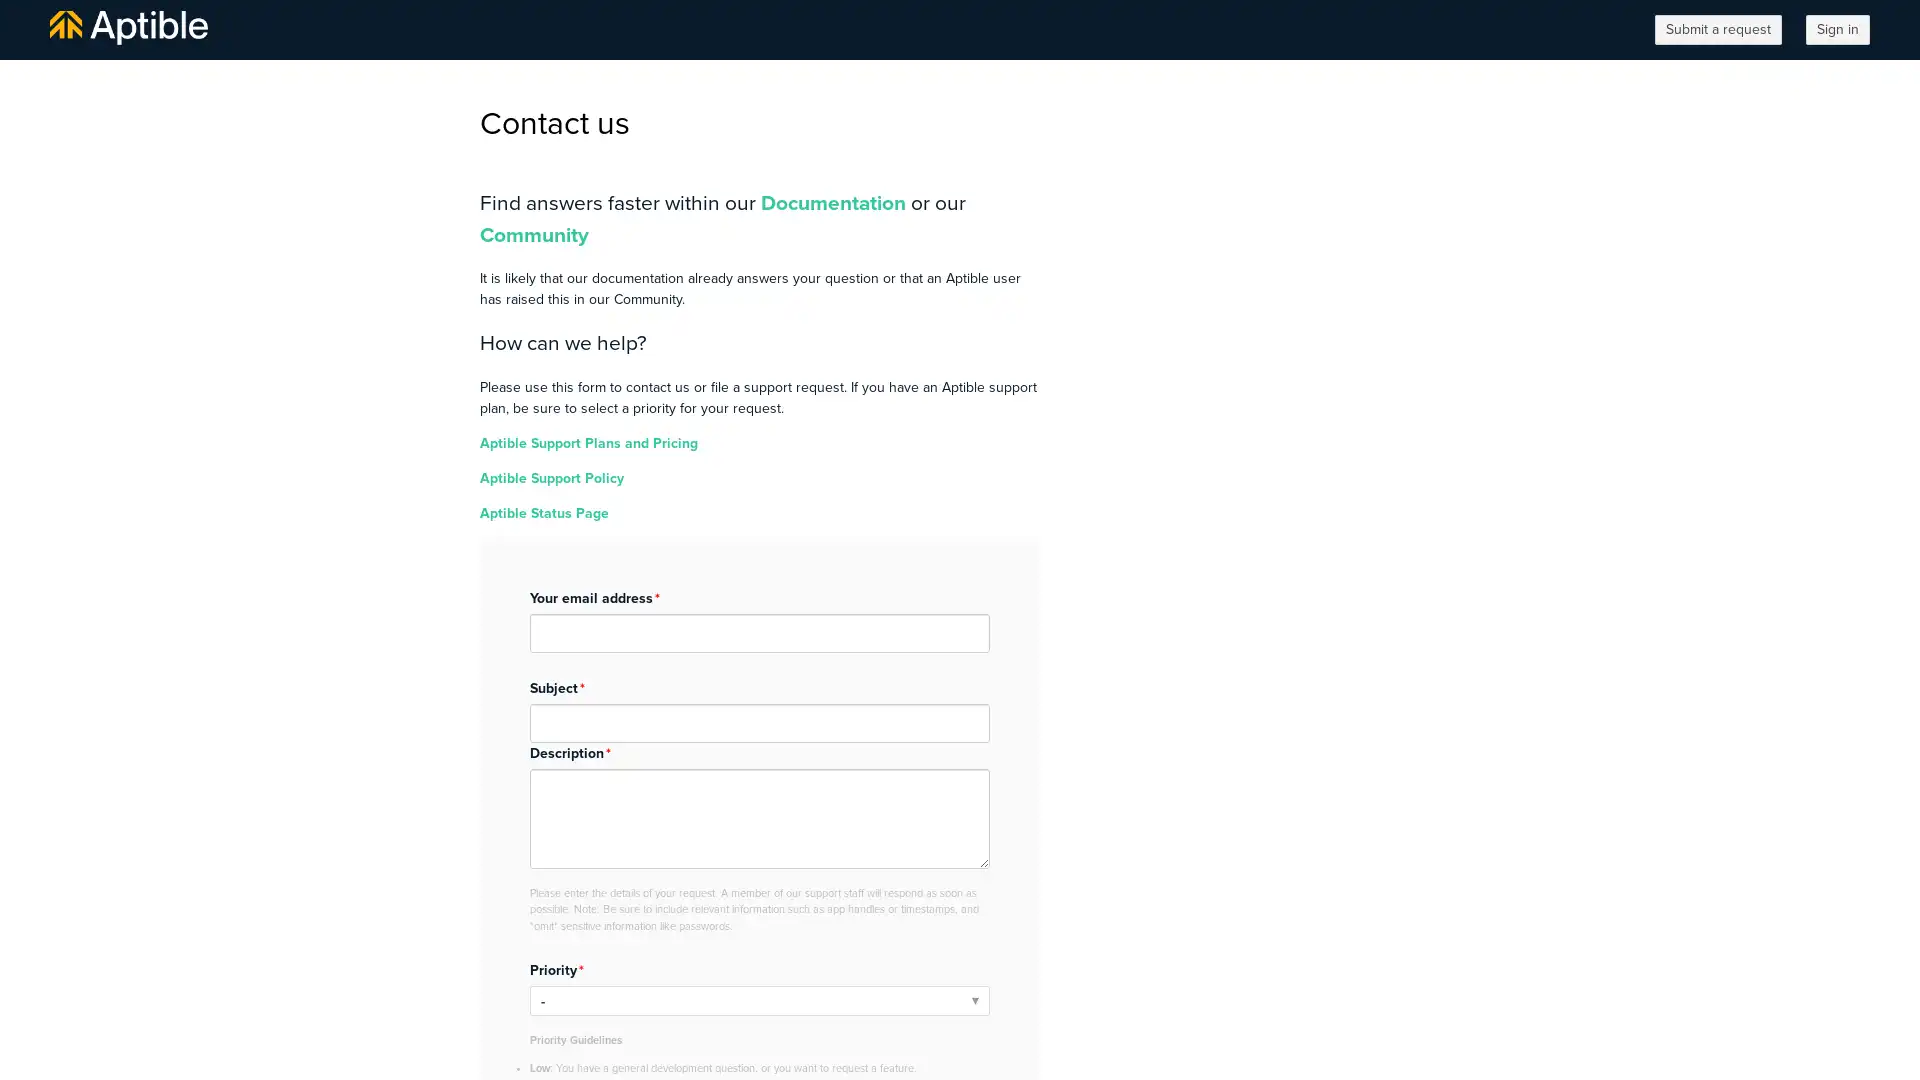 The height and width of the screenshot is (1080, 1920). I want to click on Submit a request, so click(1717, 30).